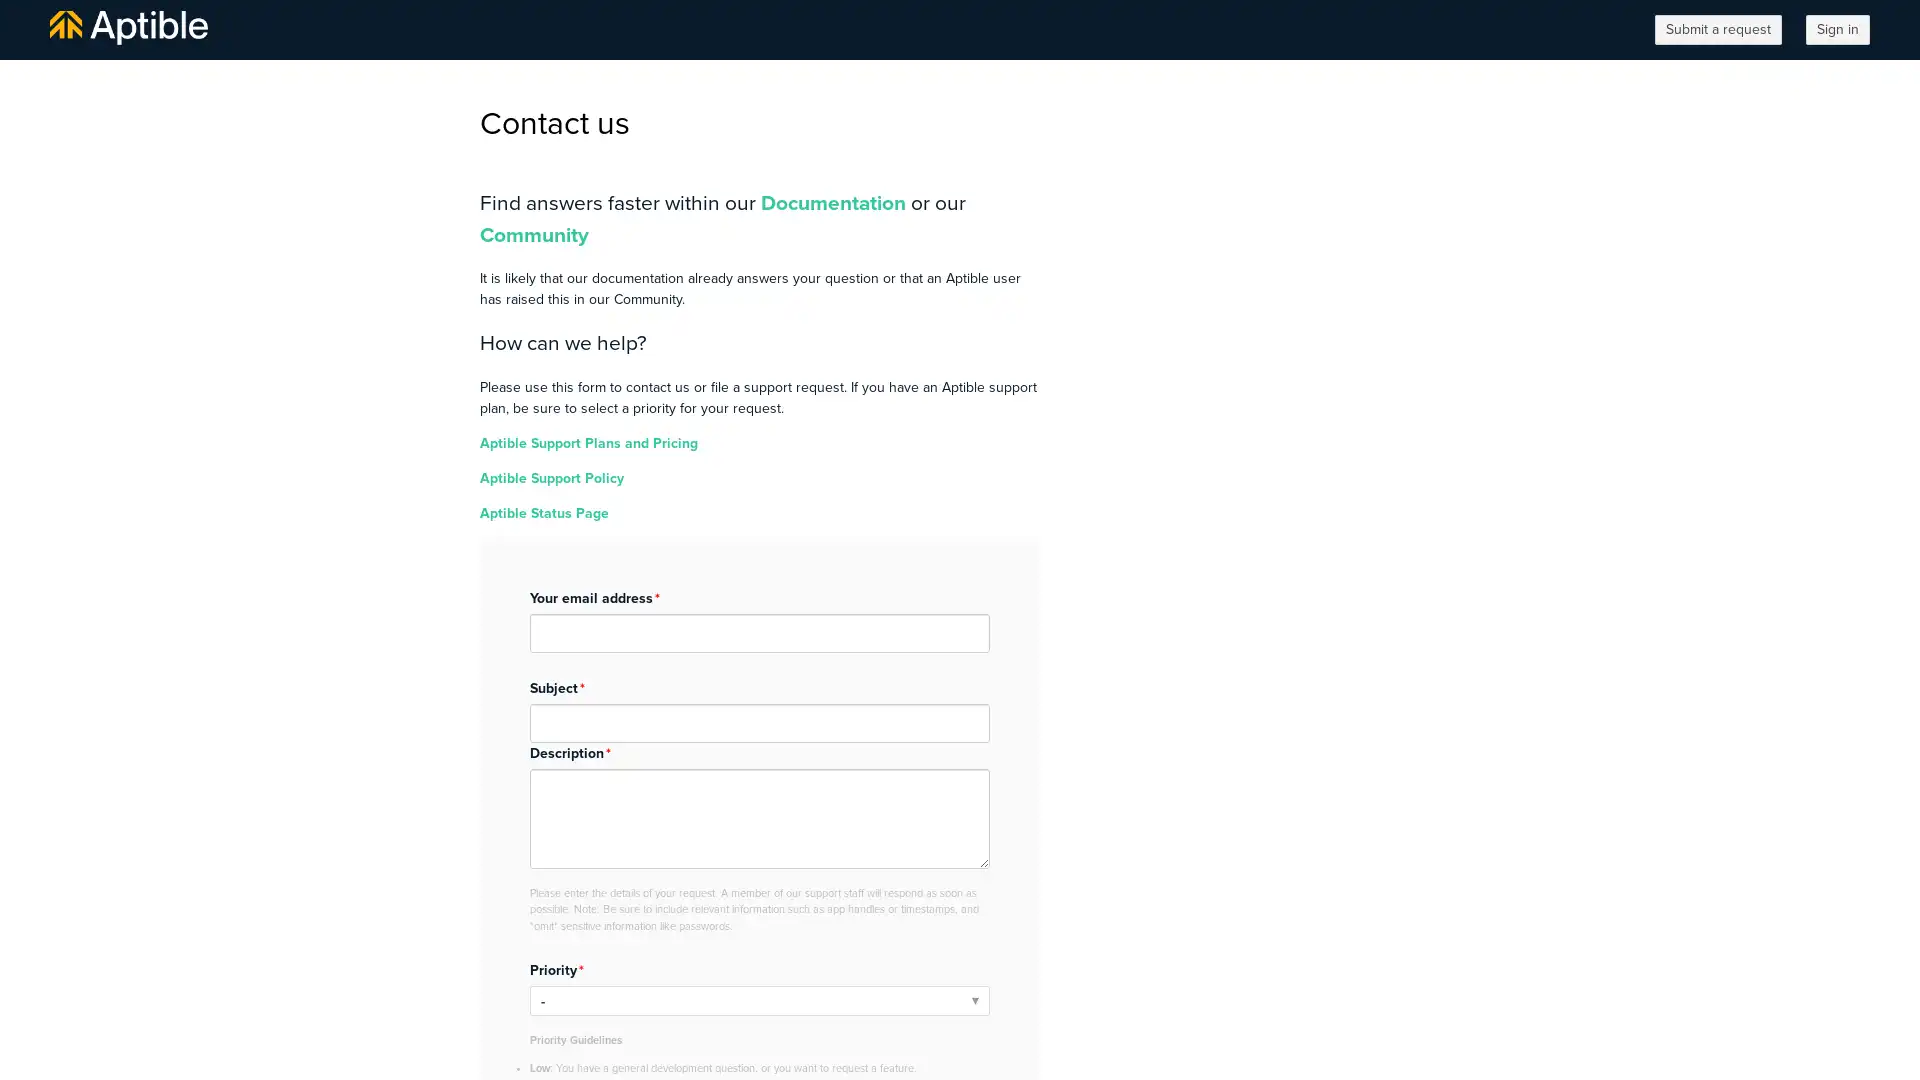 The height and width of the screenshot is (1080, 1920). I want to click on Submit a request, so click(1717, 30).